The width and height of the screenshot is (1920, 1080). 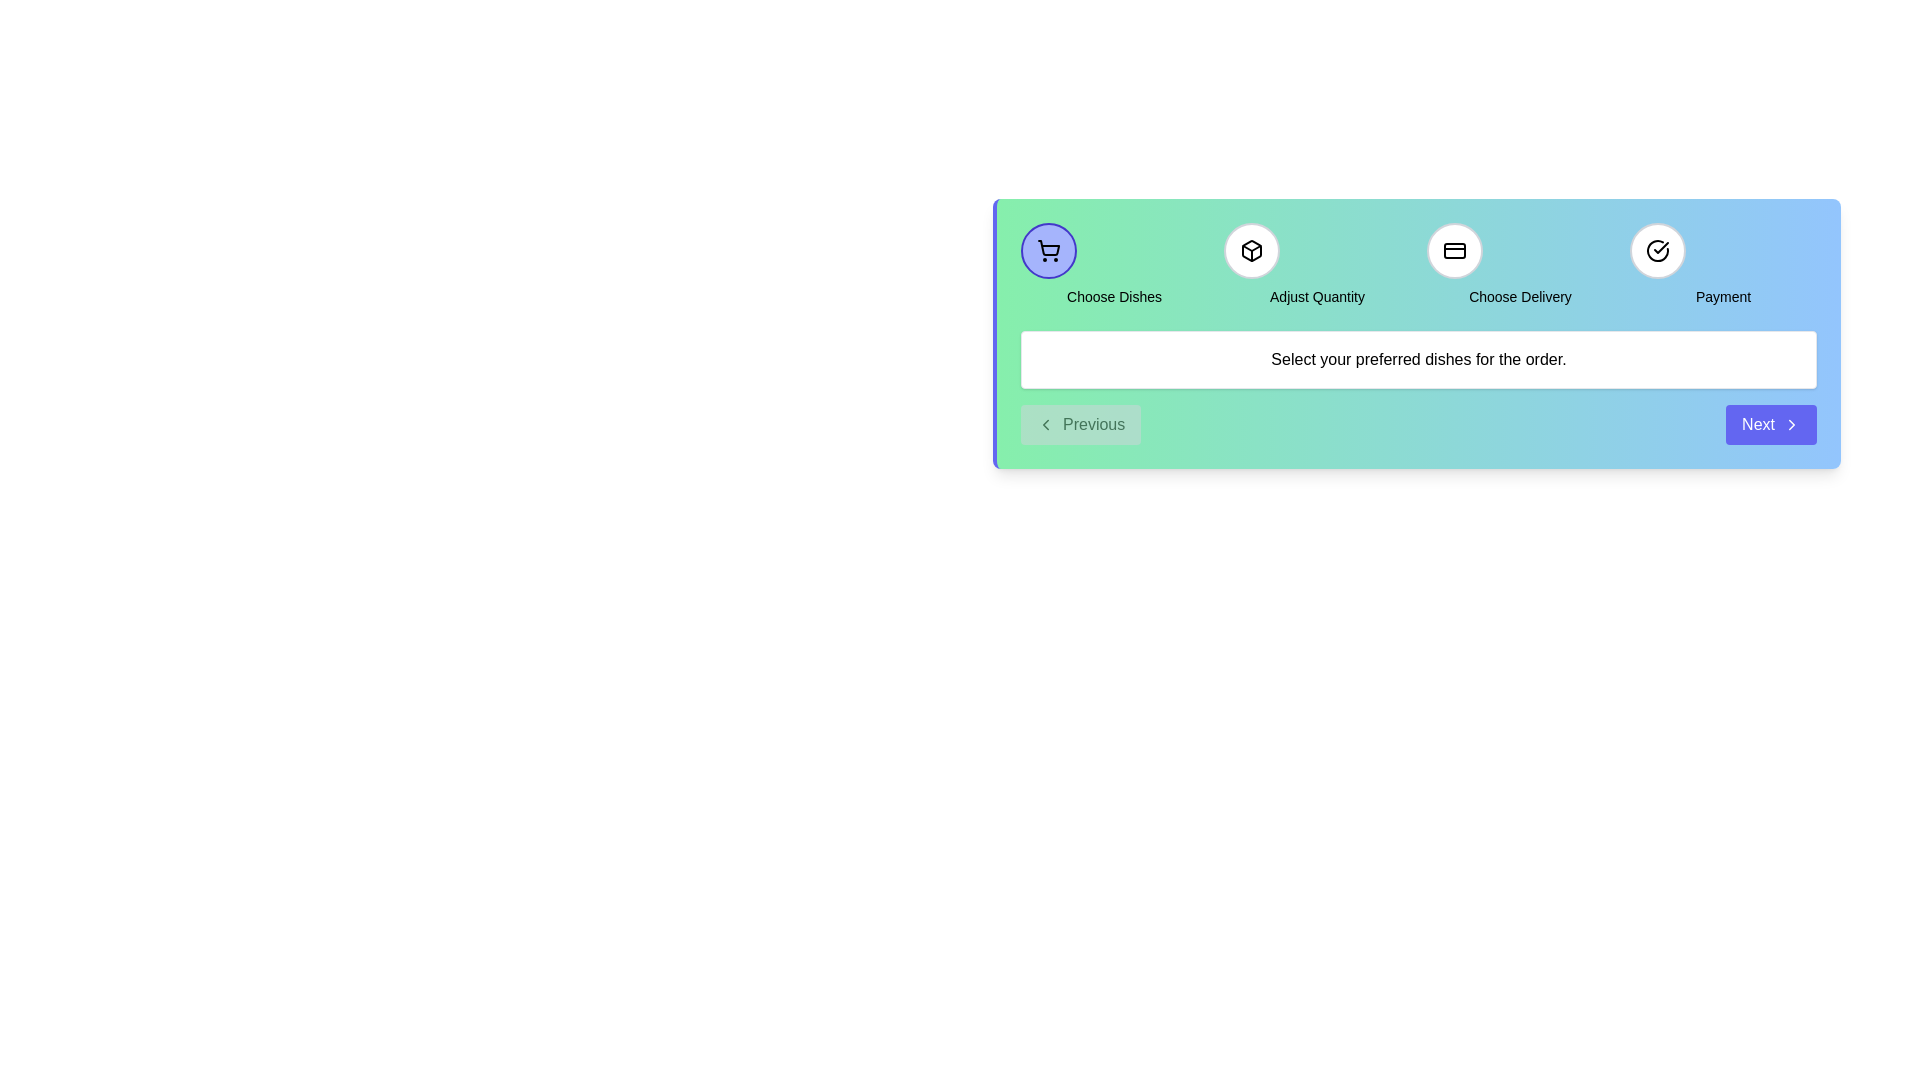 What do you see at coordinates (1661, 246) in the screenshot?
I see `the checkmark icon inside a circle, which indicates a completed step in the payment process of a segmented interface` at bounding box center [1661, 246].